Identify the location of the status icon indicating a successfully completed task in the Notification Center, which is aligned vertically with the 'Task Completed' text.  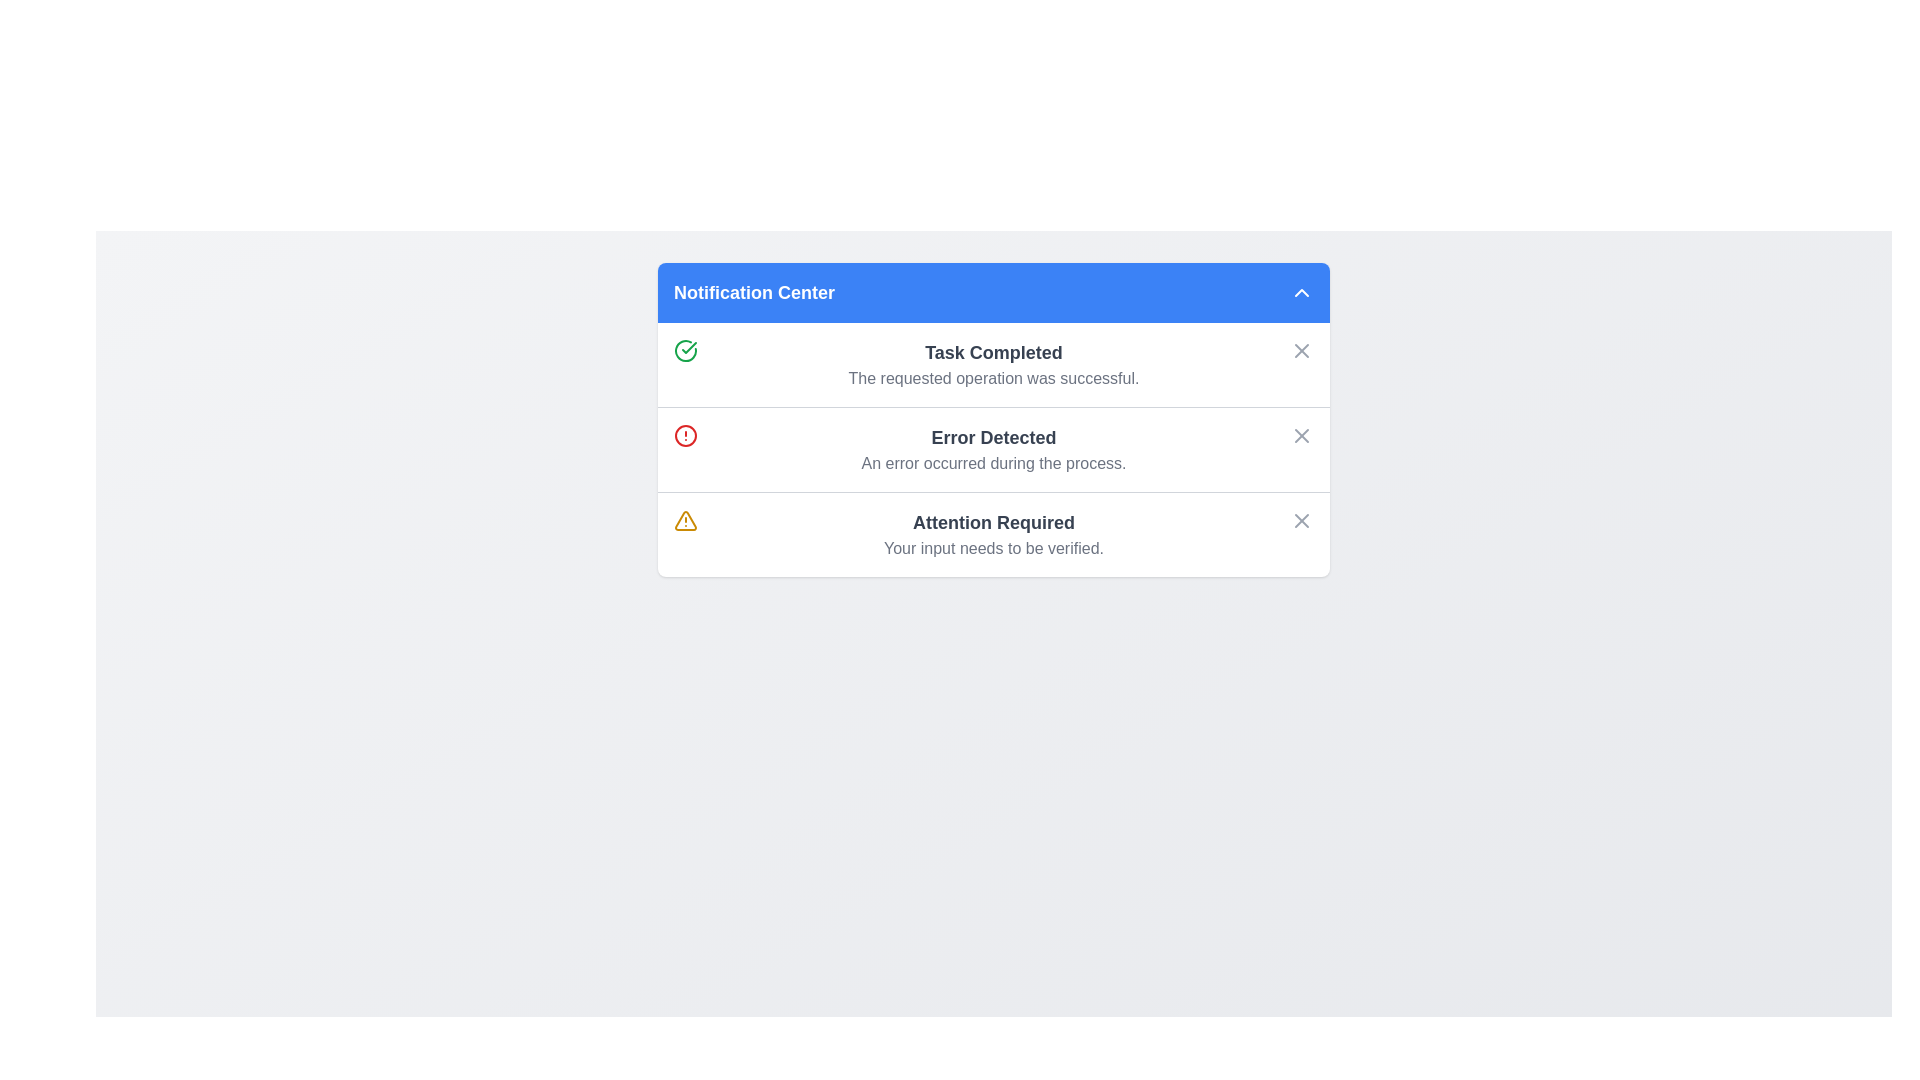
(686, 350).